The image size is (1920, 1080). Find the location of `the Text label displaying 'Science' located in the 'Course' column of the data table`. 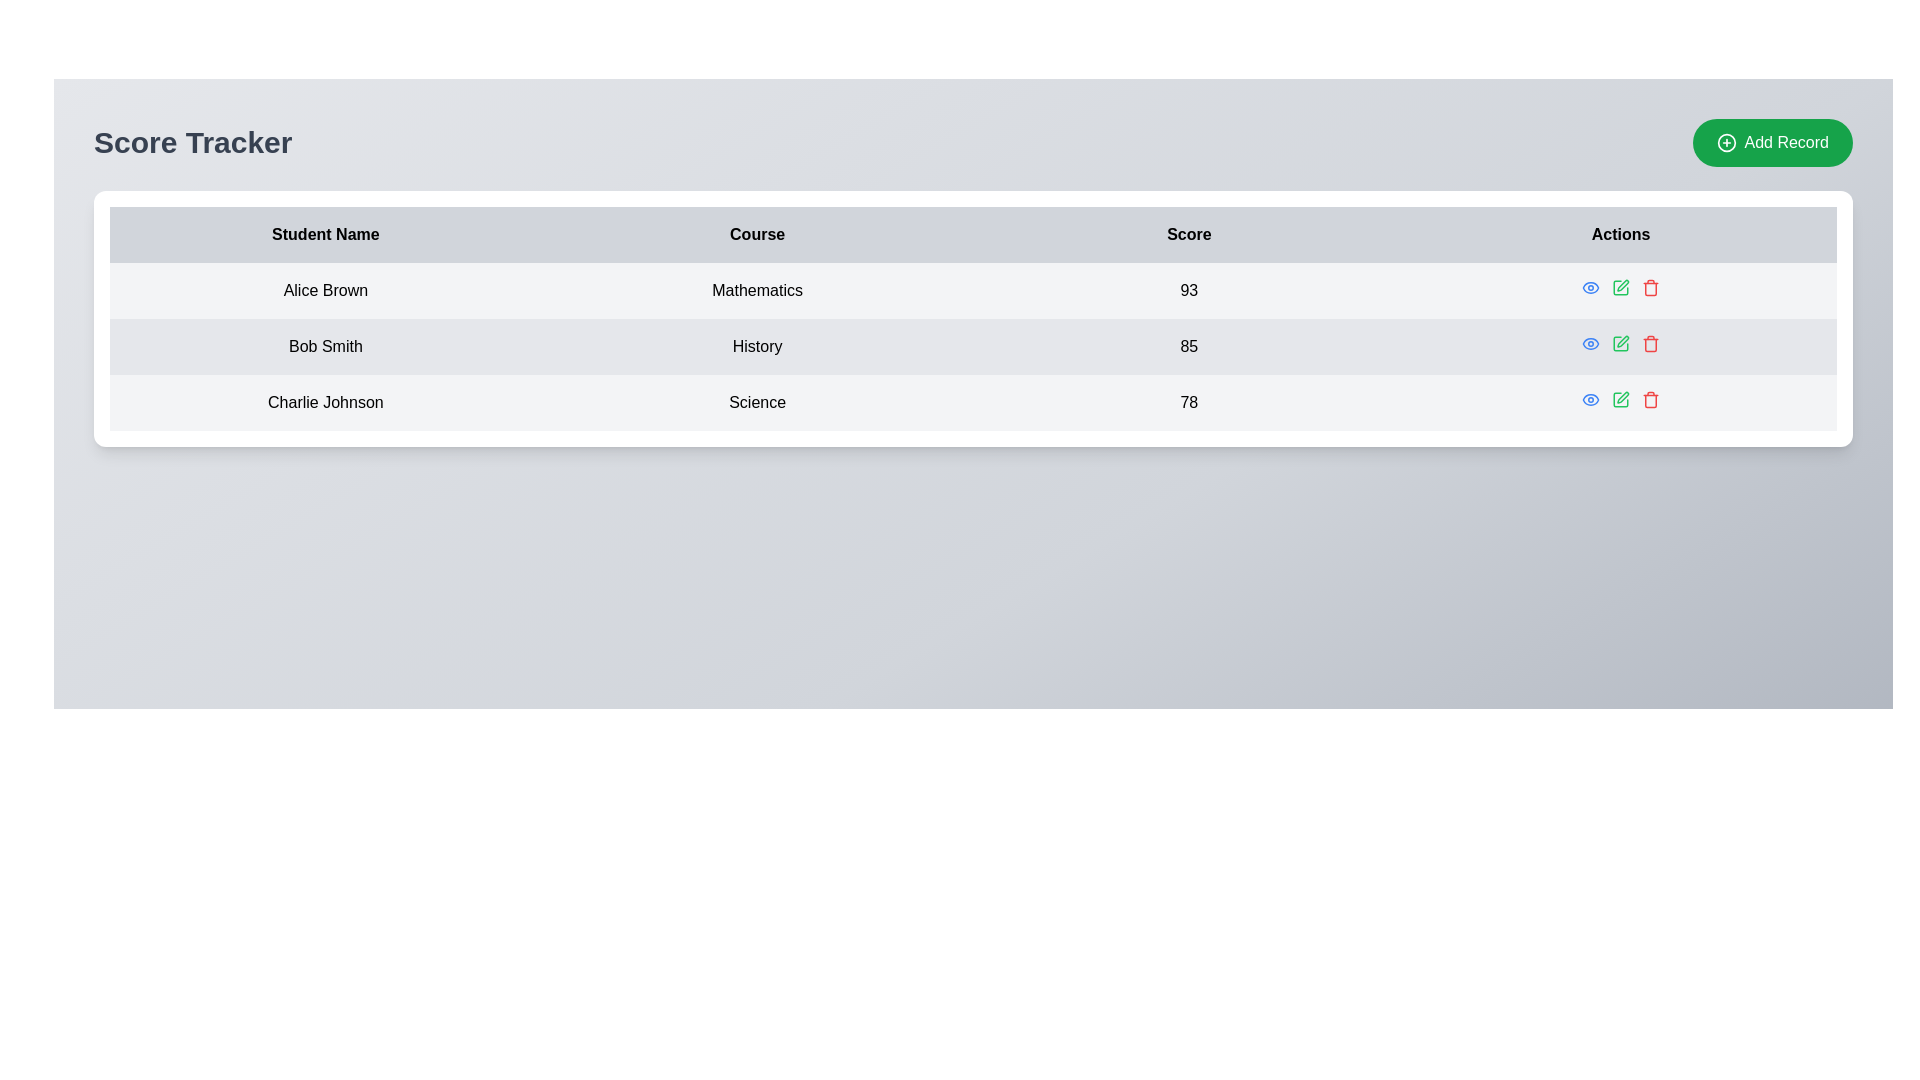

the Text label displaying 'Science' located in the 'Course' column of the data table is located at coordinates (756, 402).